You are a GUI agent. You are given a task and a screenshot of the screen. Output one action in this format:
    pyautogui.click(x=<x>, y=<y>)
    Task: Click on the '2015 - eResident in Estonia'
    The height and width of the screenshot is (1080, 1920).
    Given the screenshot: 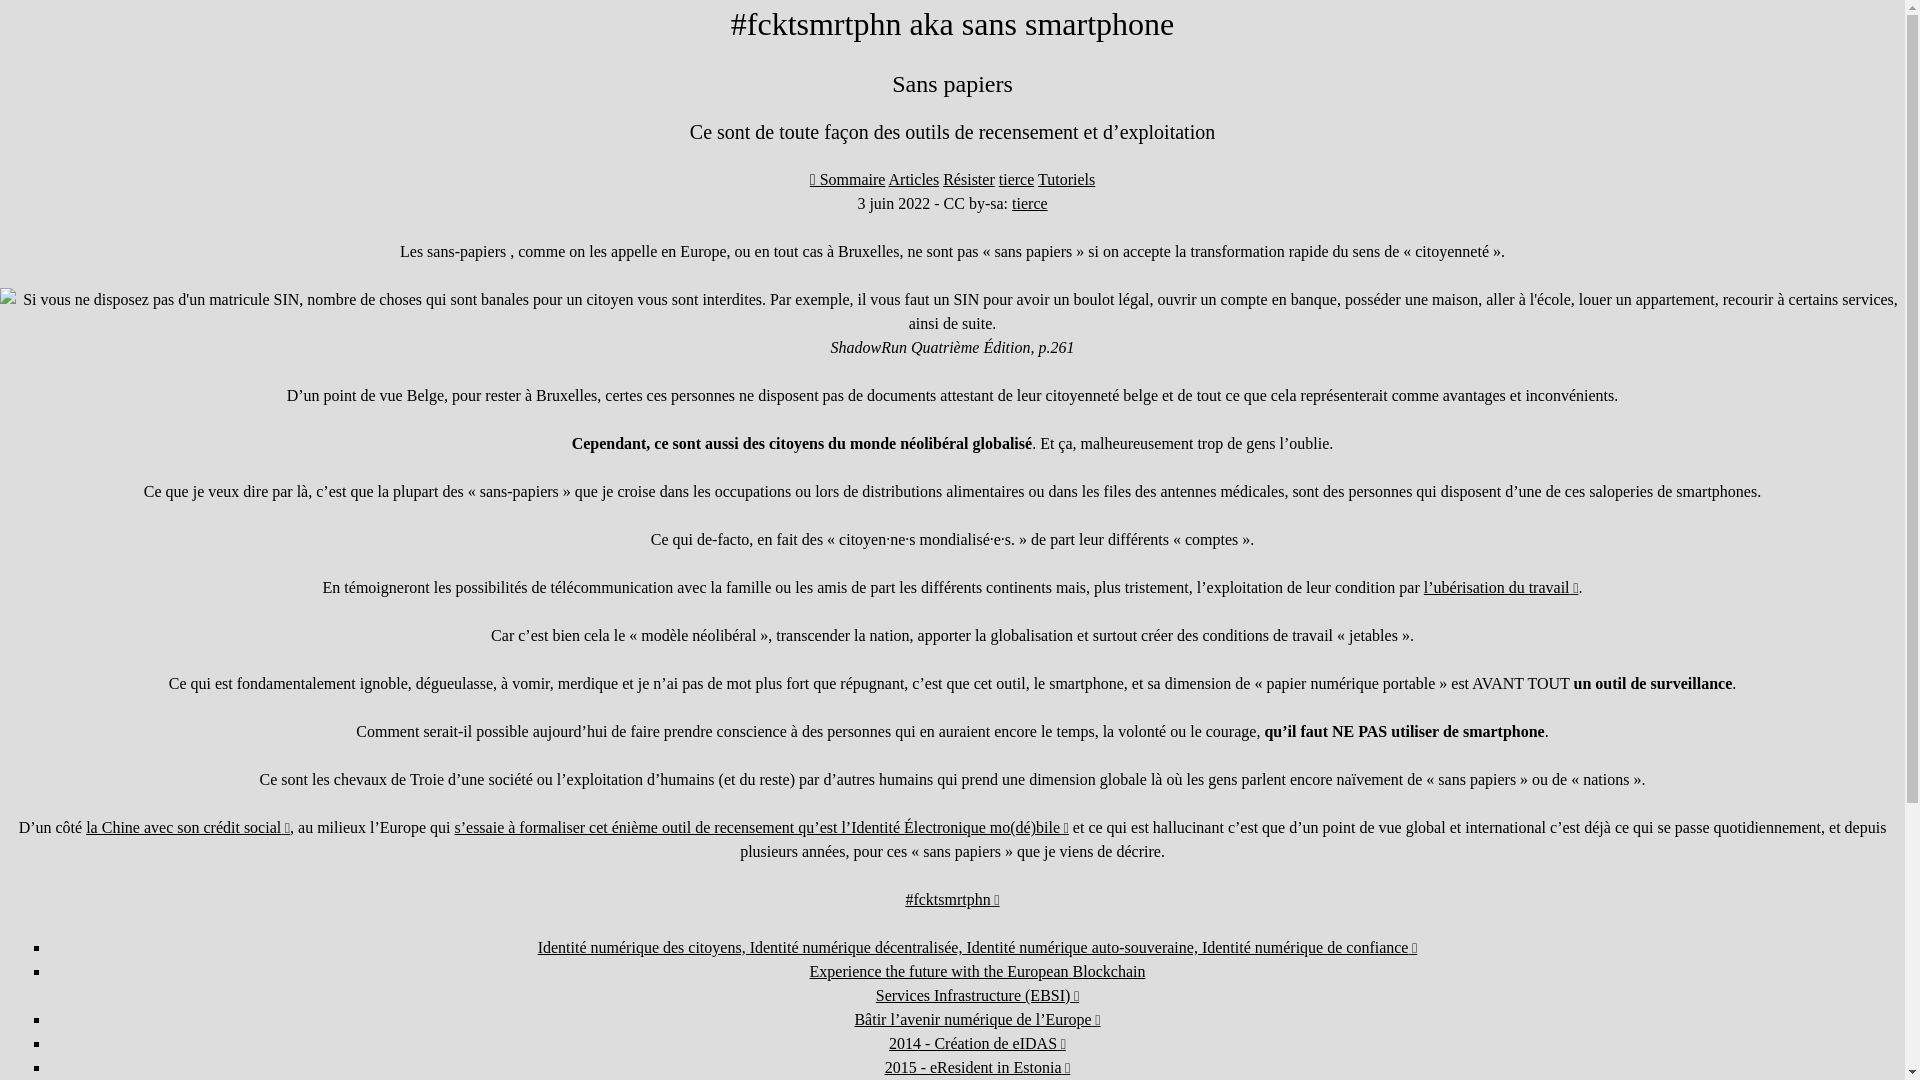 What is the action you would take?
    pyautogui.click(x=978, y=1066)
    